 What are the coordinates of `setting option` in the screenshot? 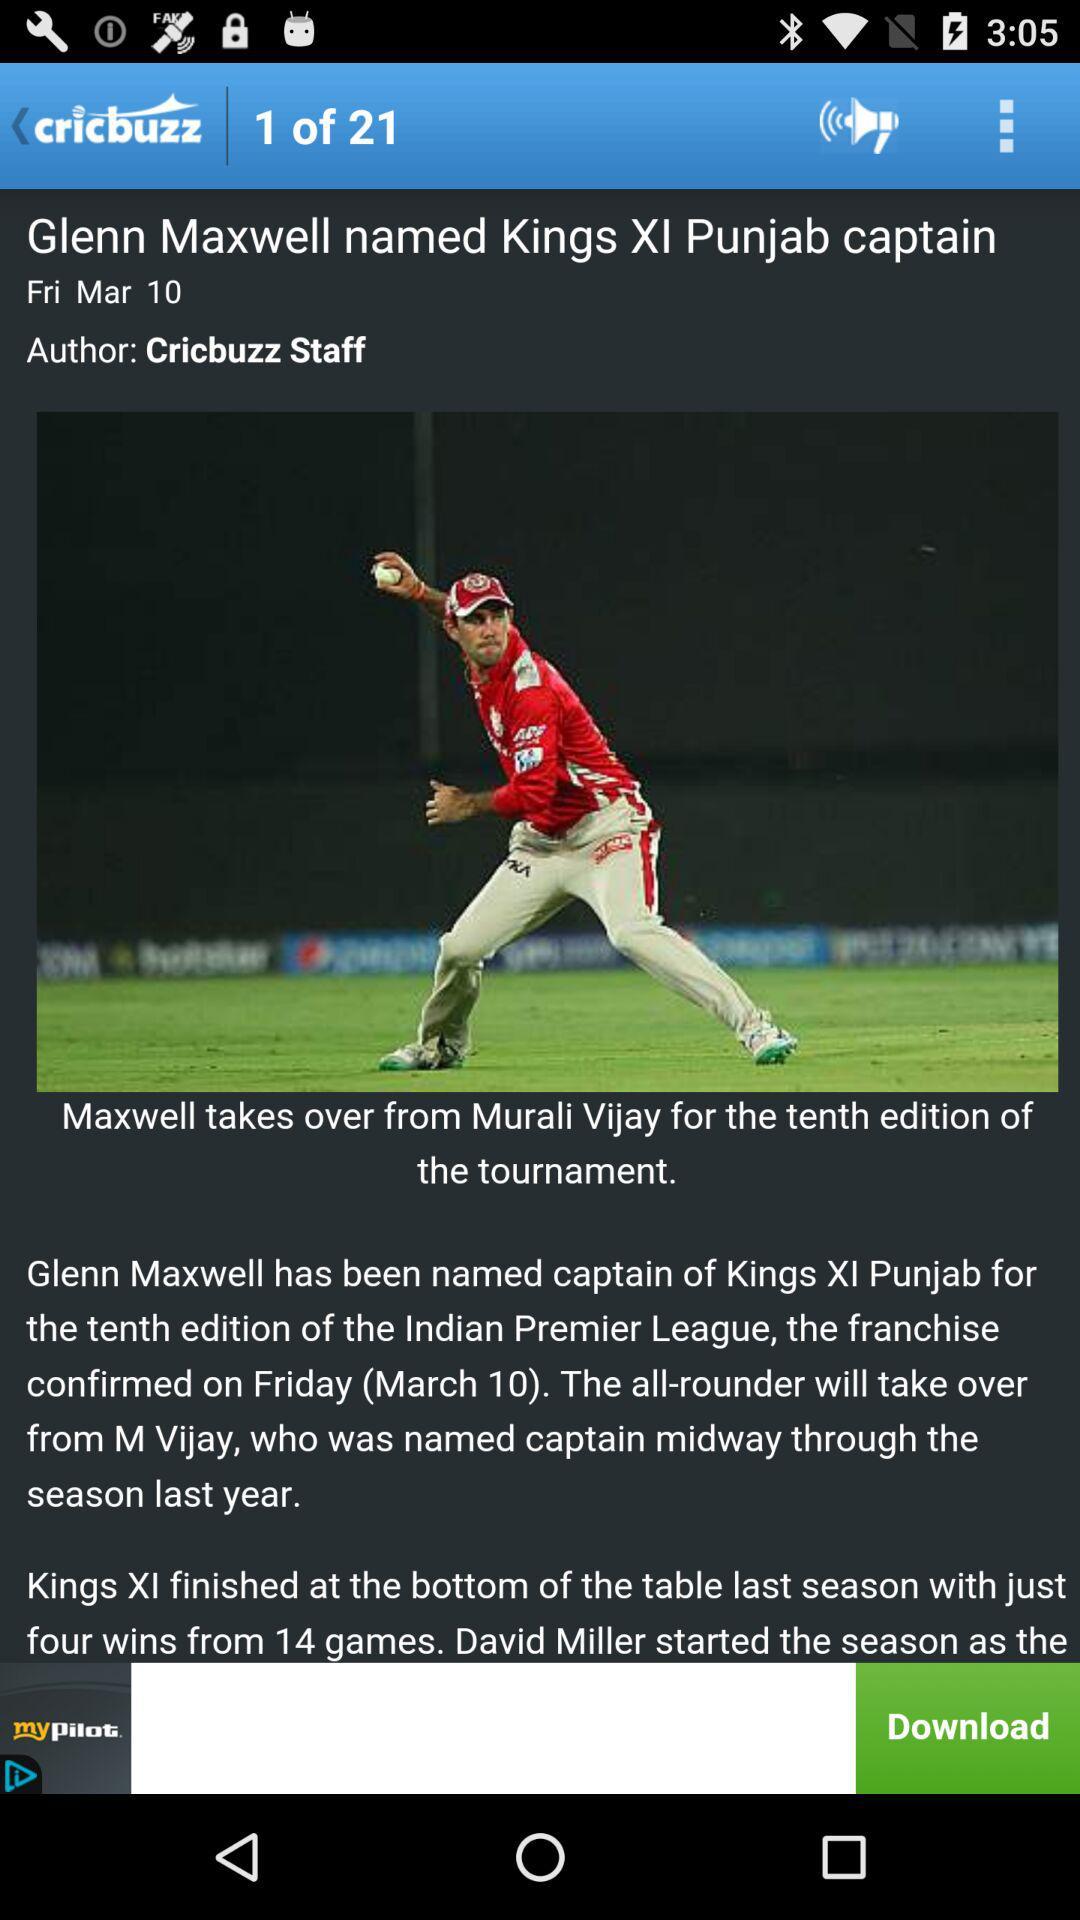 It's located at (1006, 124).